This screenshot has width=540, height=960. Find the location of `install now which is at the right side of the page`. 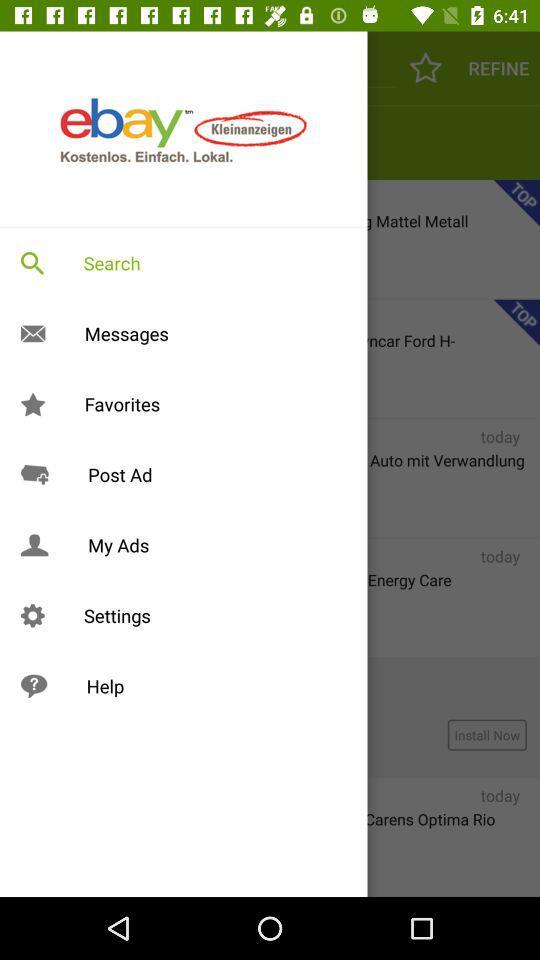

install now which is at the right side of the page is located at coordinates (486, 734).